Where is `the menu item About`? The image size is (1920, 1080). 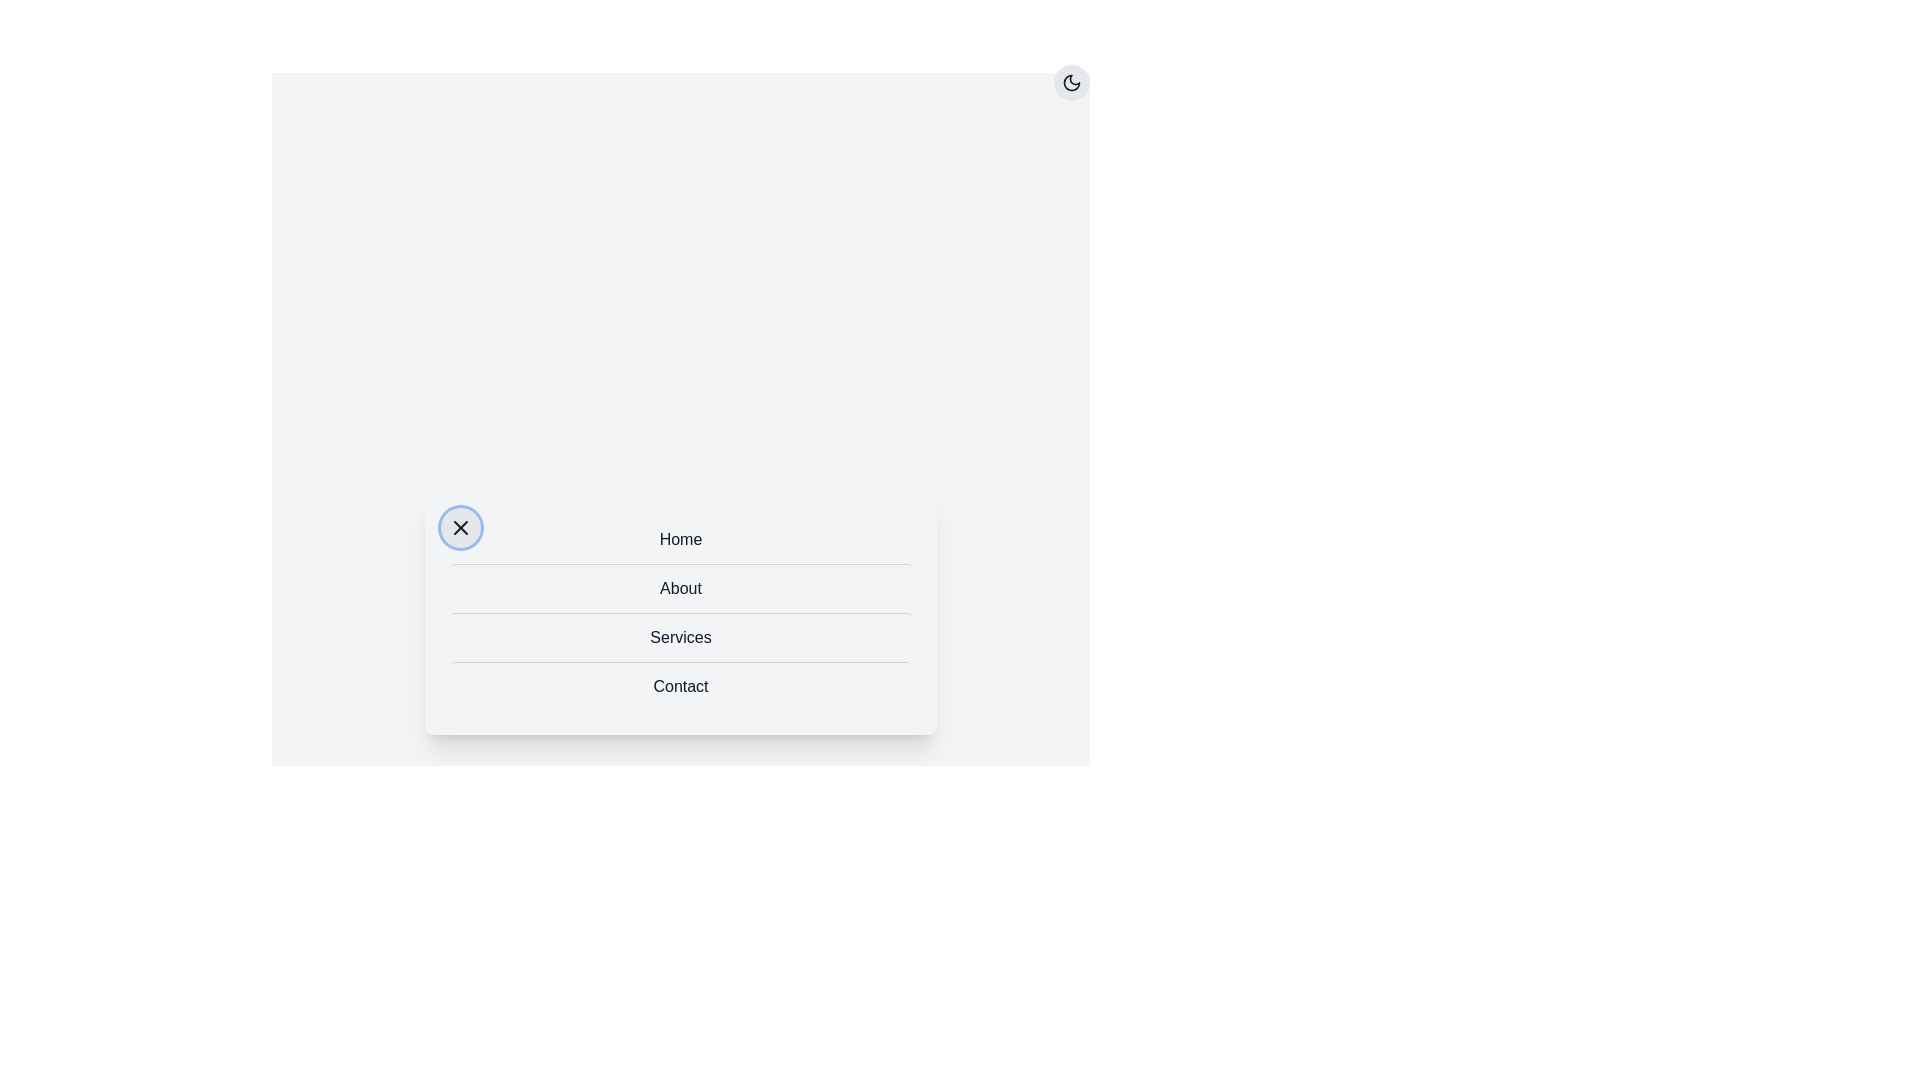
the menu item About is located at coordinates (681, 586).